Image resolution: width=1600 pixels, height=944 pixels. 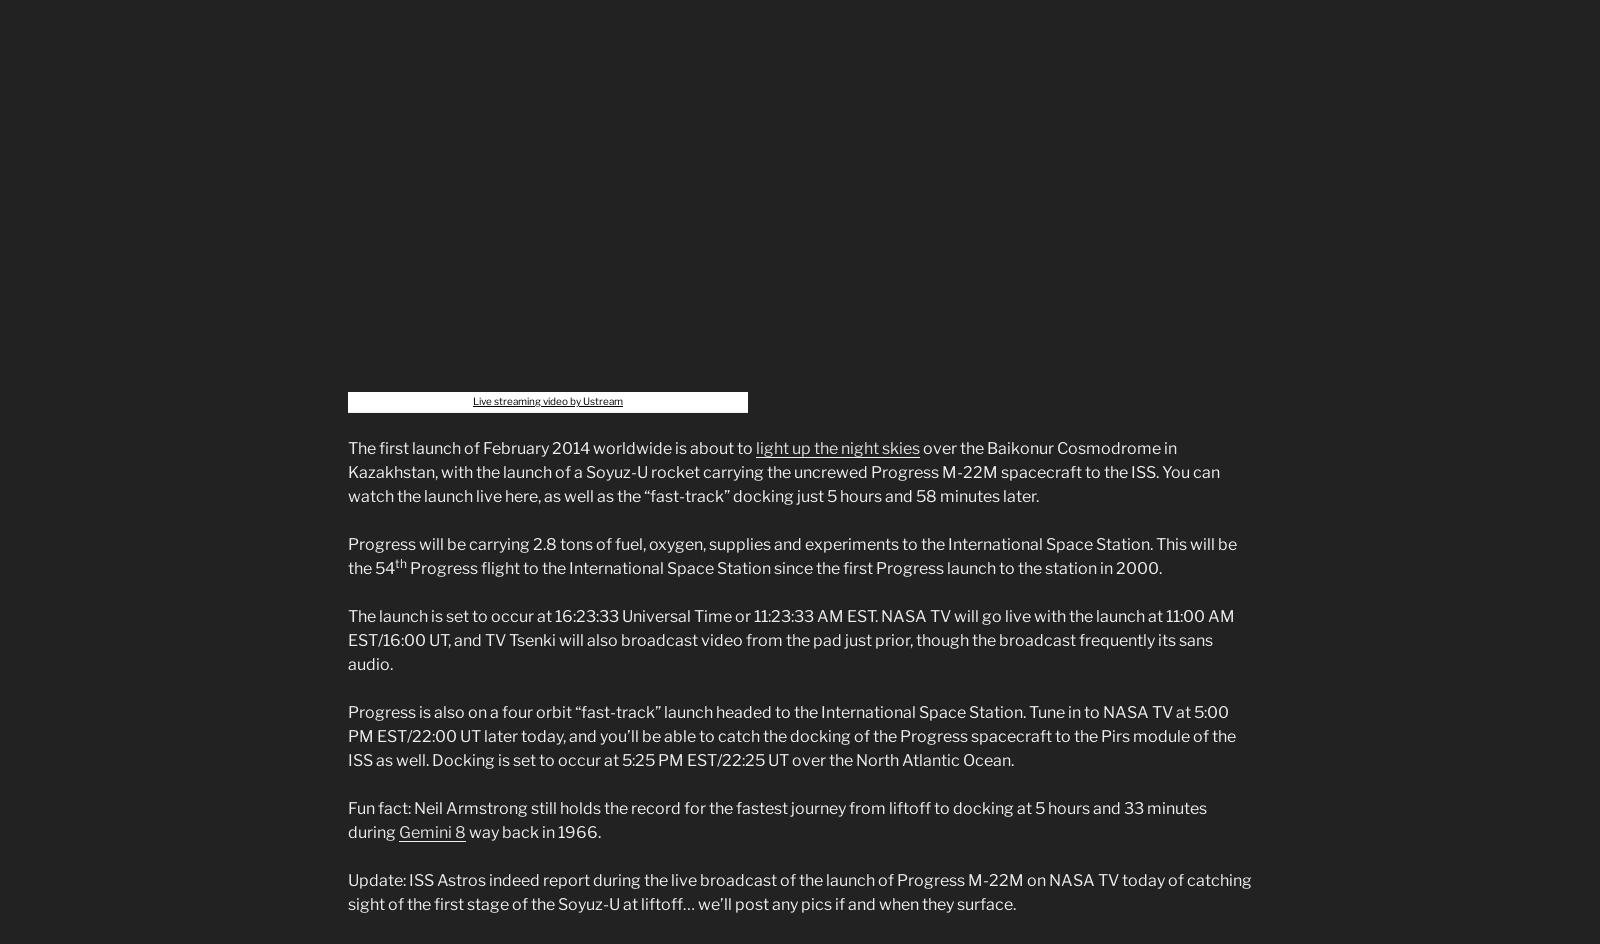 I want to click on 'Live streaming video by Ustream', so click(x=547, y=399).